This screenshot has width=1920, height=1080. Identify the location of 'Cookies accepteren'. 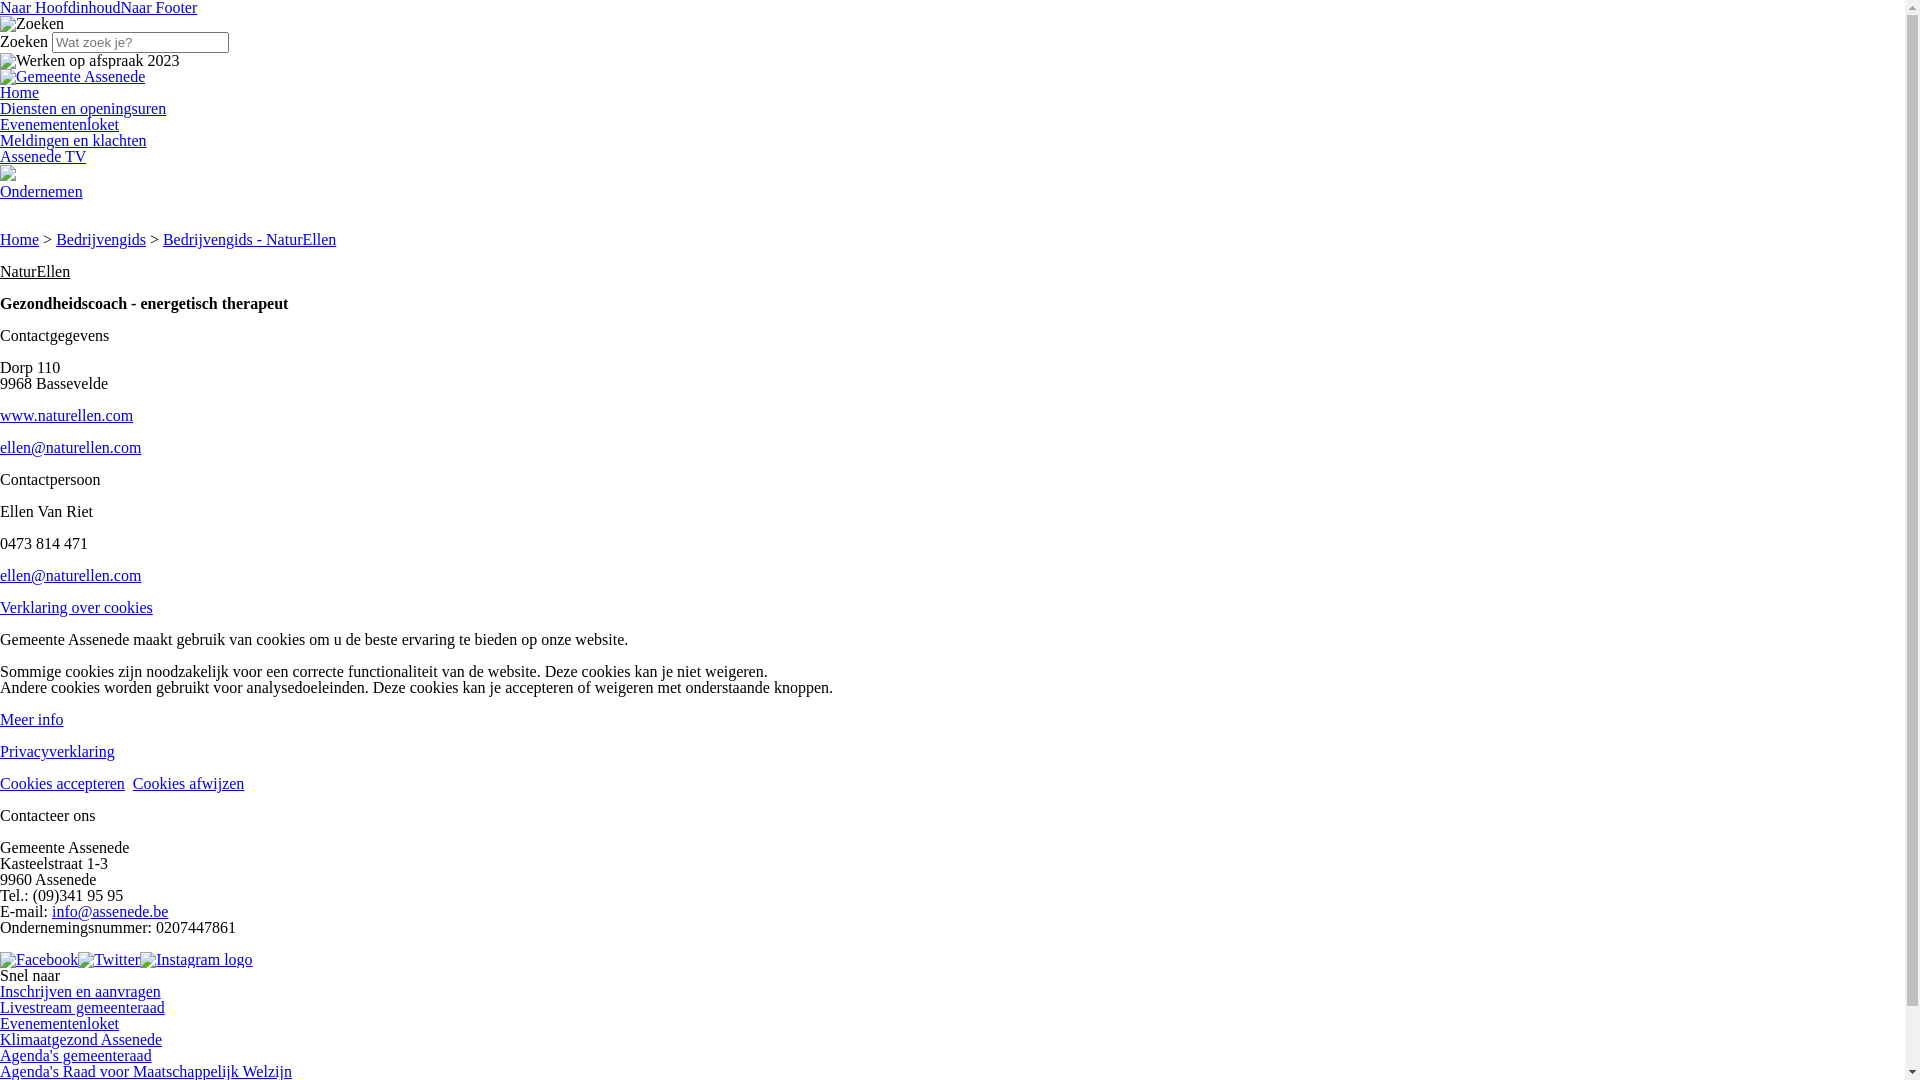
(62, 782).